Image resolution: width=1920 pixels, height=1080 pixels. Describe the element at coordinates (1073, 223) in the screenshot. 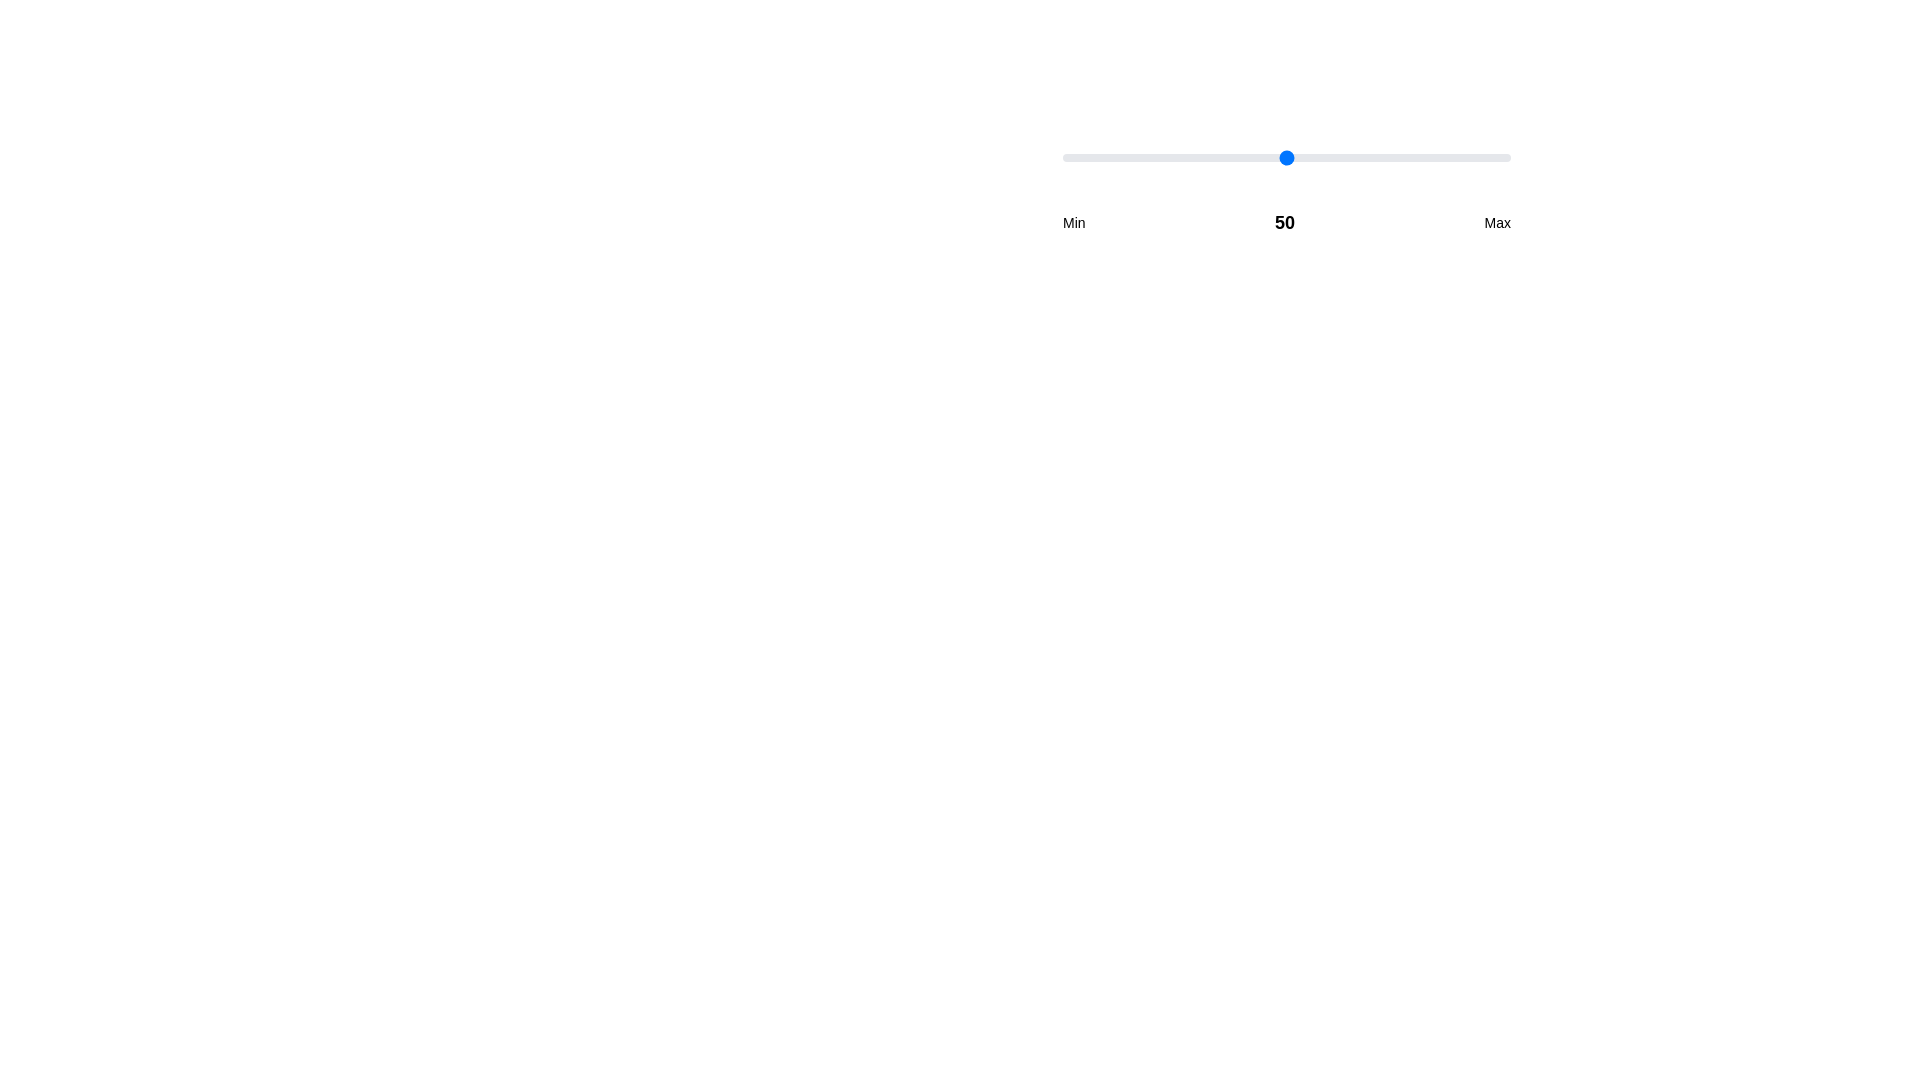

I see `the minimum value label located at the far left of the range slider, next to the bold '50' text and the 'Max' label on the right` at that location.